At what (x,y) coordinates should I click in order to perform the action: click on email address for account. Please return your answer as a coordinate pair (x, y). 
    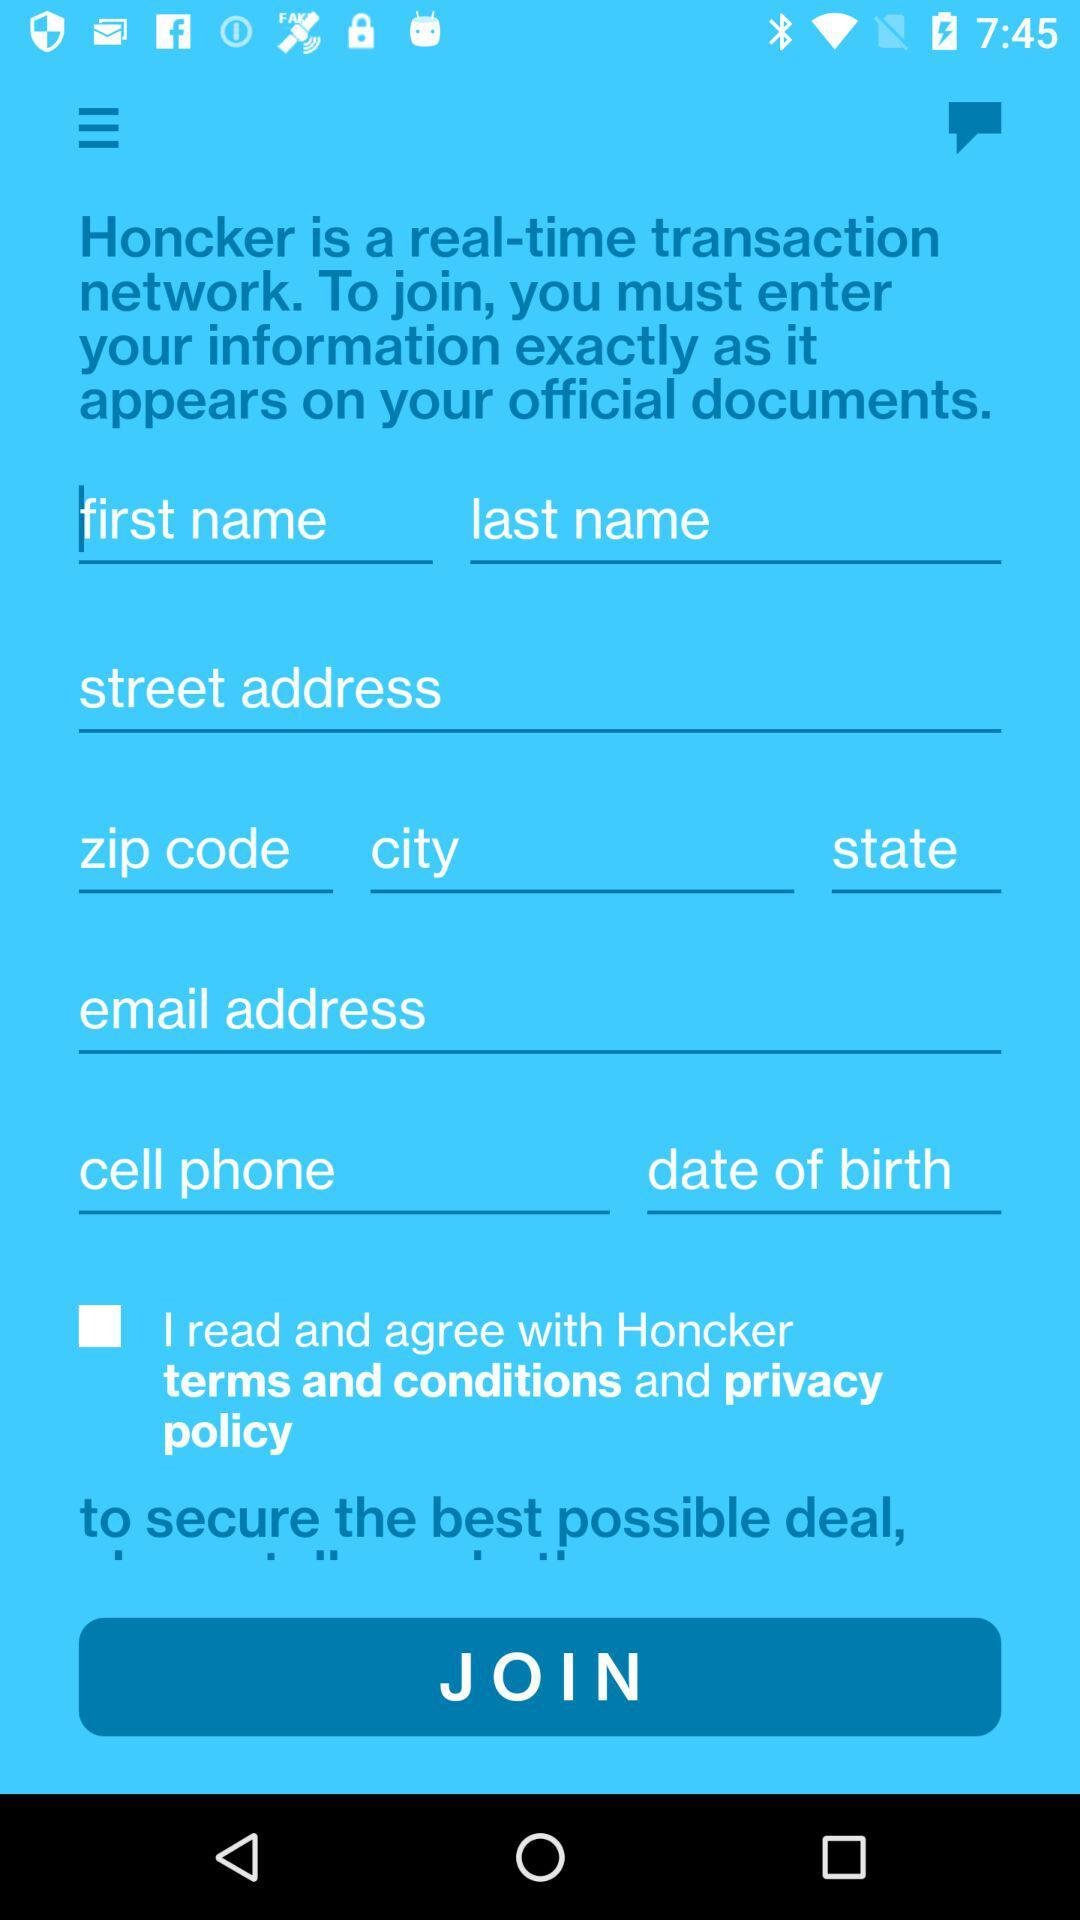
    Looking at the image, I should click on (540, 1008).